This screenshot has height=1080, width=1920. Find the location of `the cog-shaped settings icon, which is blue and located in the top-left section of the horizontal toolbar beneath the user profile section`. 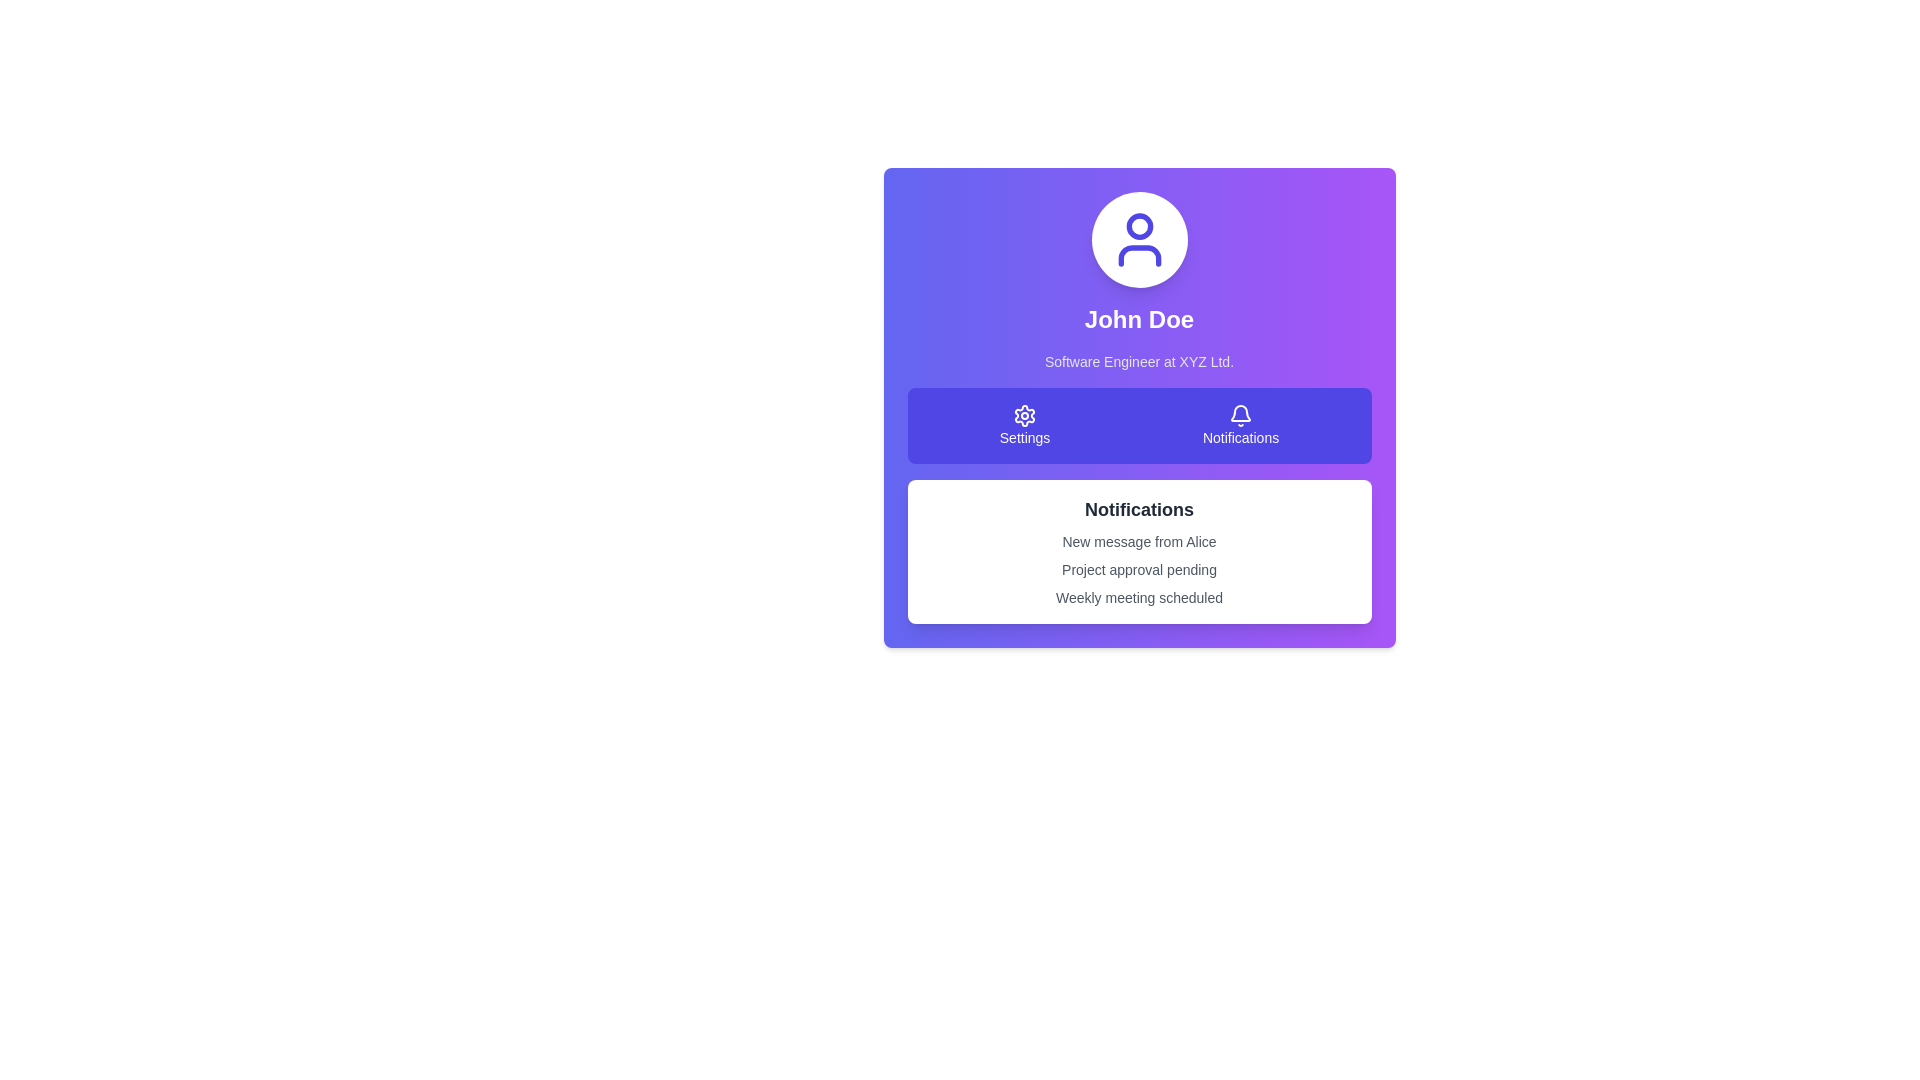

the cog-shaped settings icon, which is blue and located in the top-left section of the horizontal toolbar beneath the user profile section is located at coordinates (1025, 415).